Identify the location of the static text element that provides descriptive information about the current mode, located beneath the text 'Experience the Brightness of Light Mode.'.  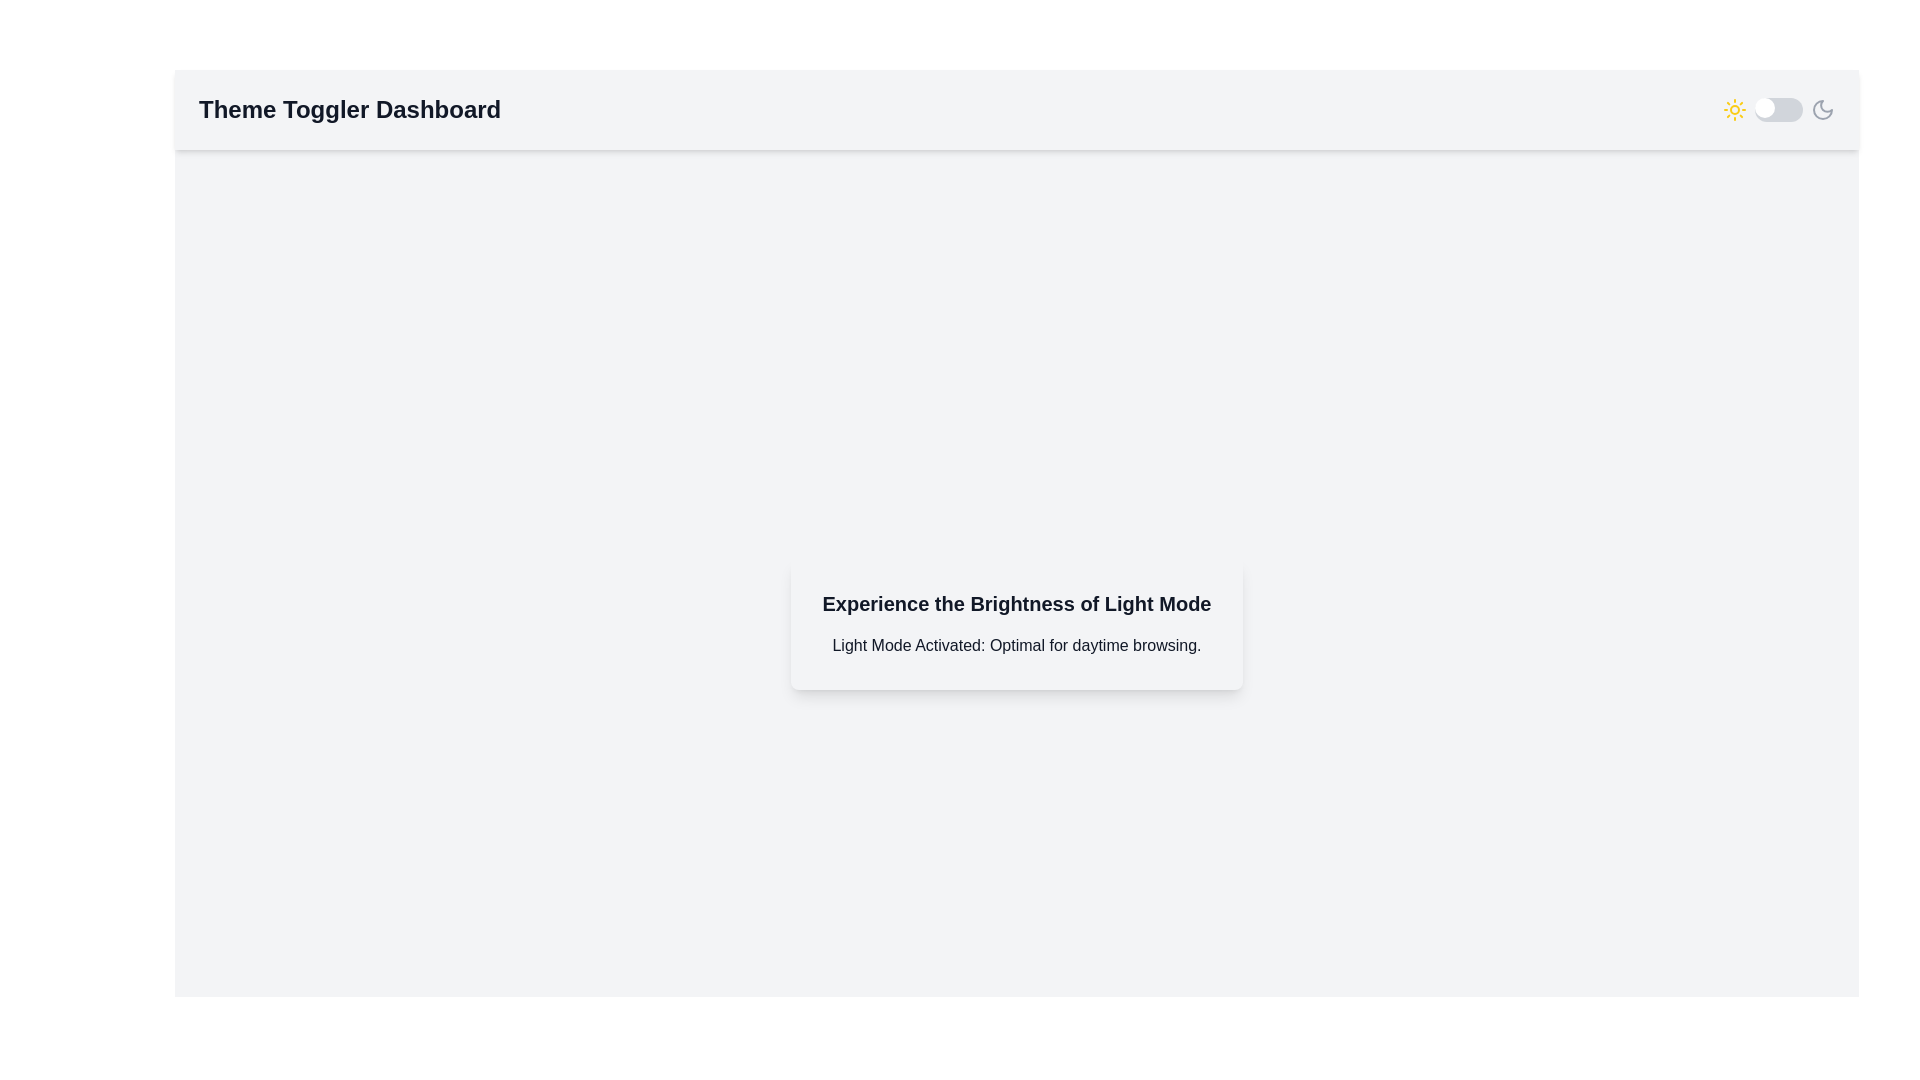
(1017, 645).